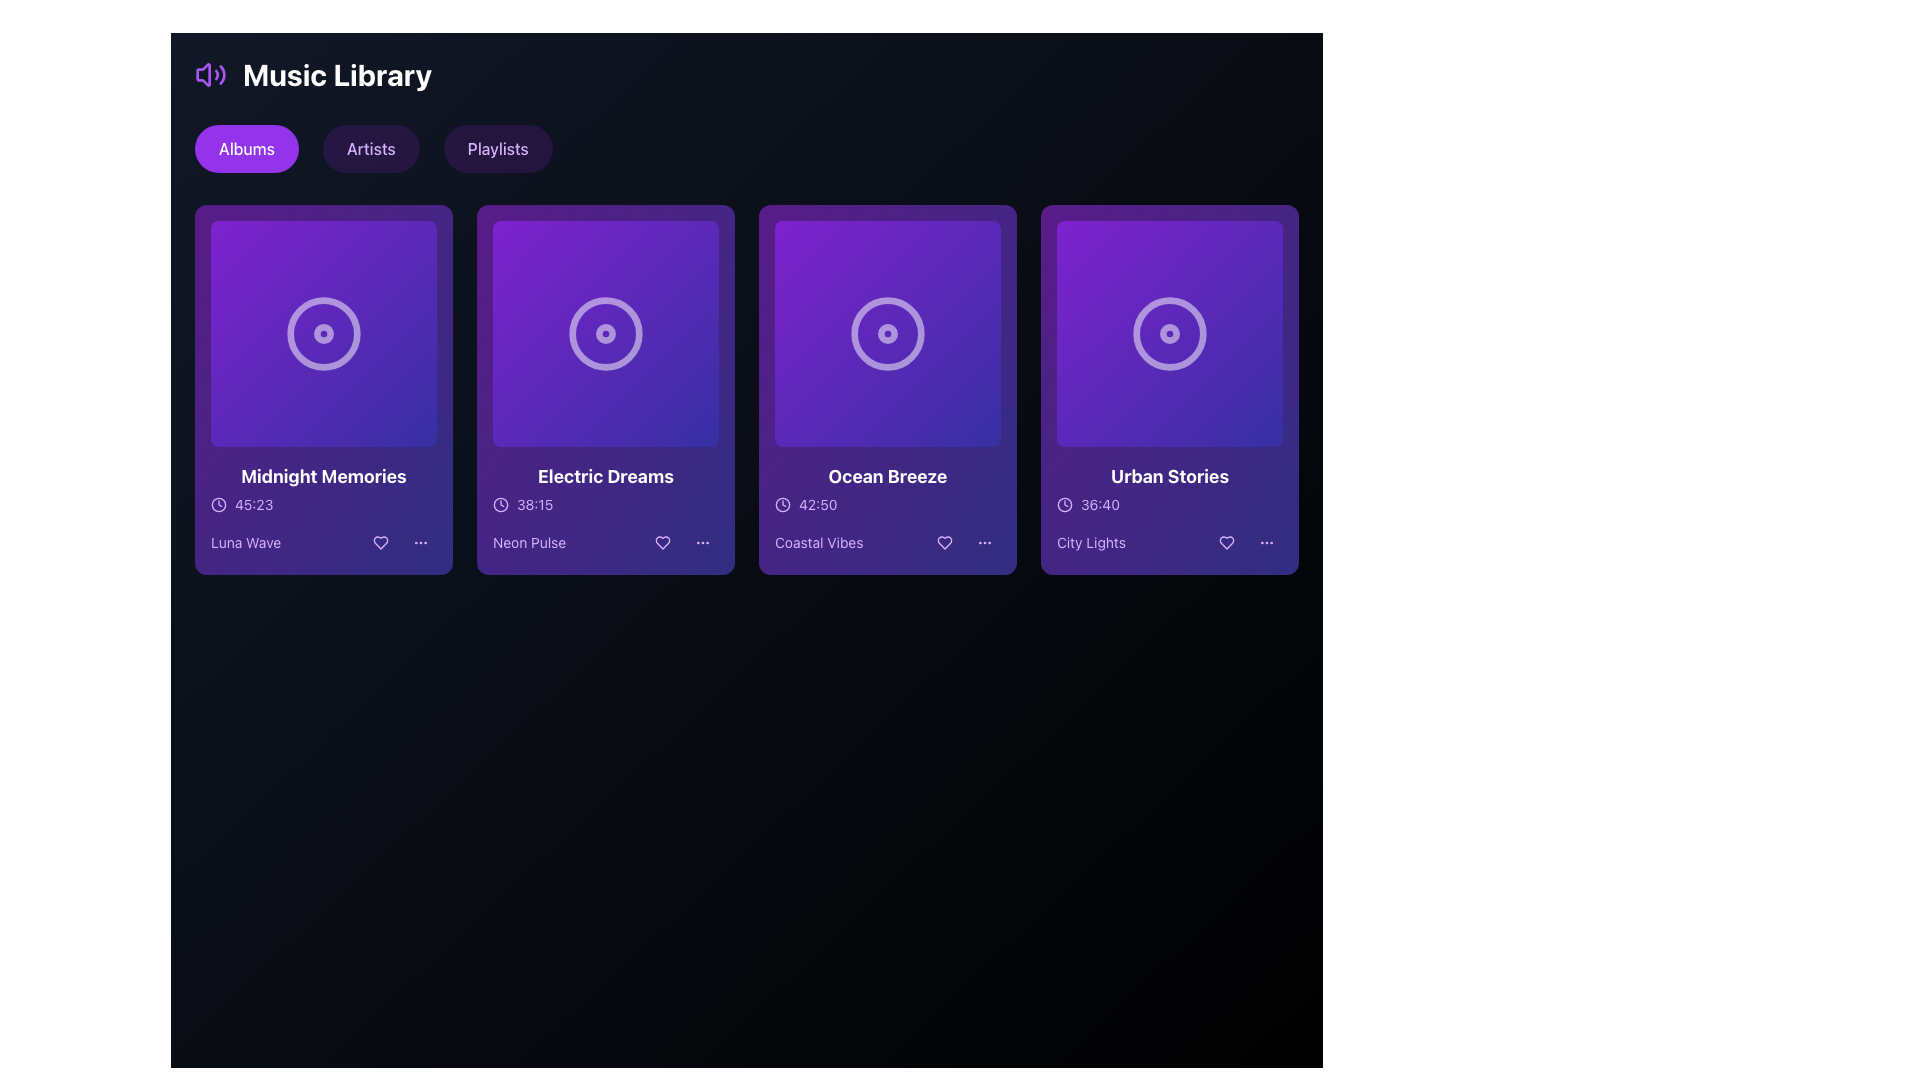 This screenshot has width=1920, height=1080. What do you see at coordinates (326, 333) in the screenshot?
I see `the triangular play button icon located within the 'Midnight Memories' card in the top-left corner of the grid to play the associated media` at bounding box center [326, 333].